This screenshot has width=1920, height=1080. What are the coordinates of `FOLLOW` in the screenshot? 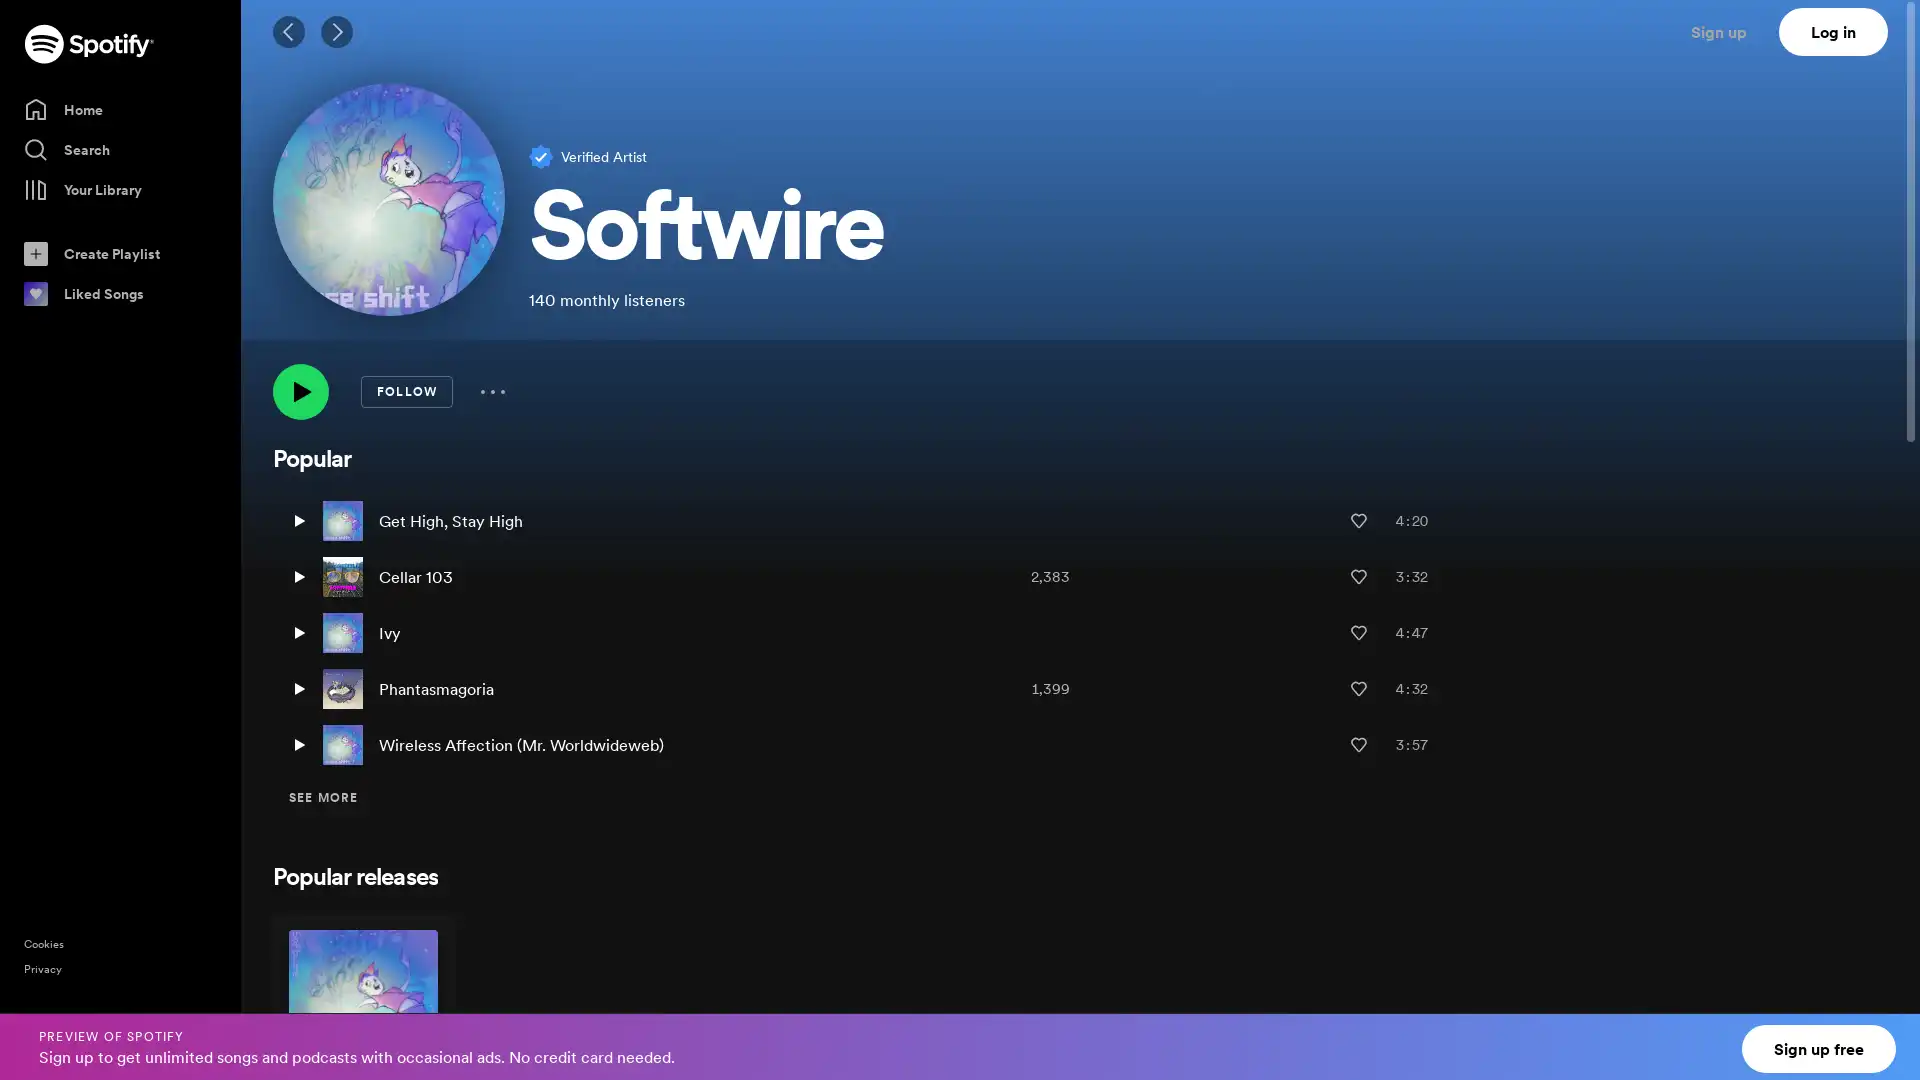 It's located at (406, 392).